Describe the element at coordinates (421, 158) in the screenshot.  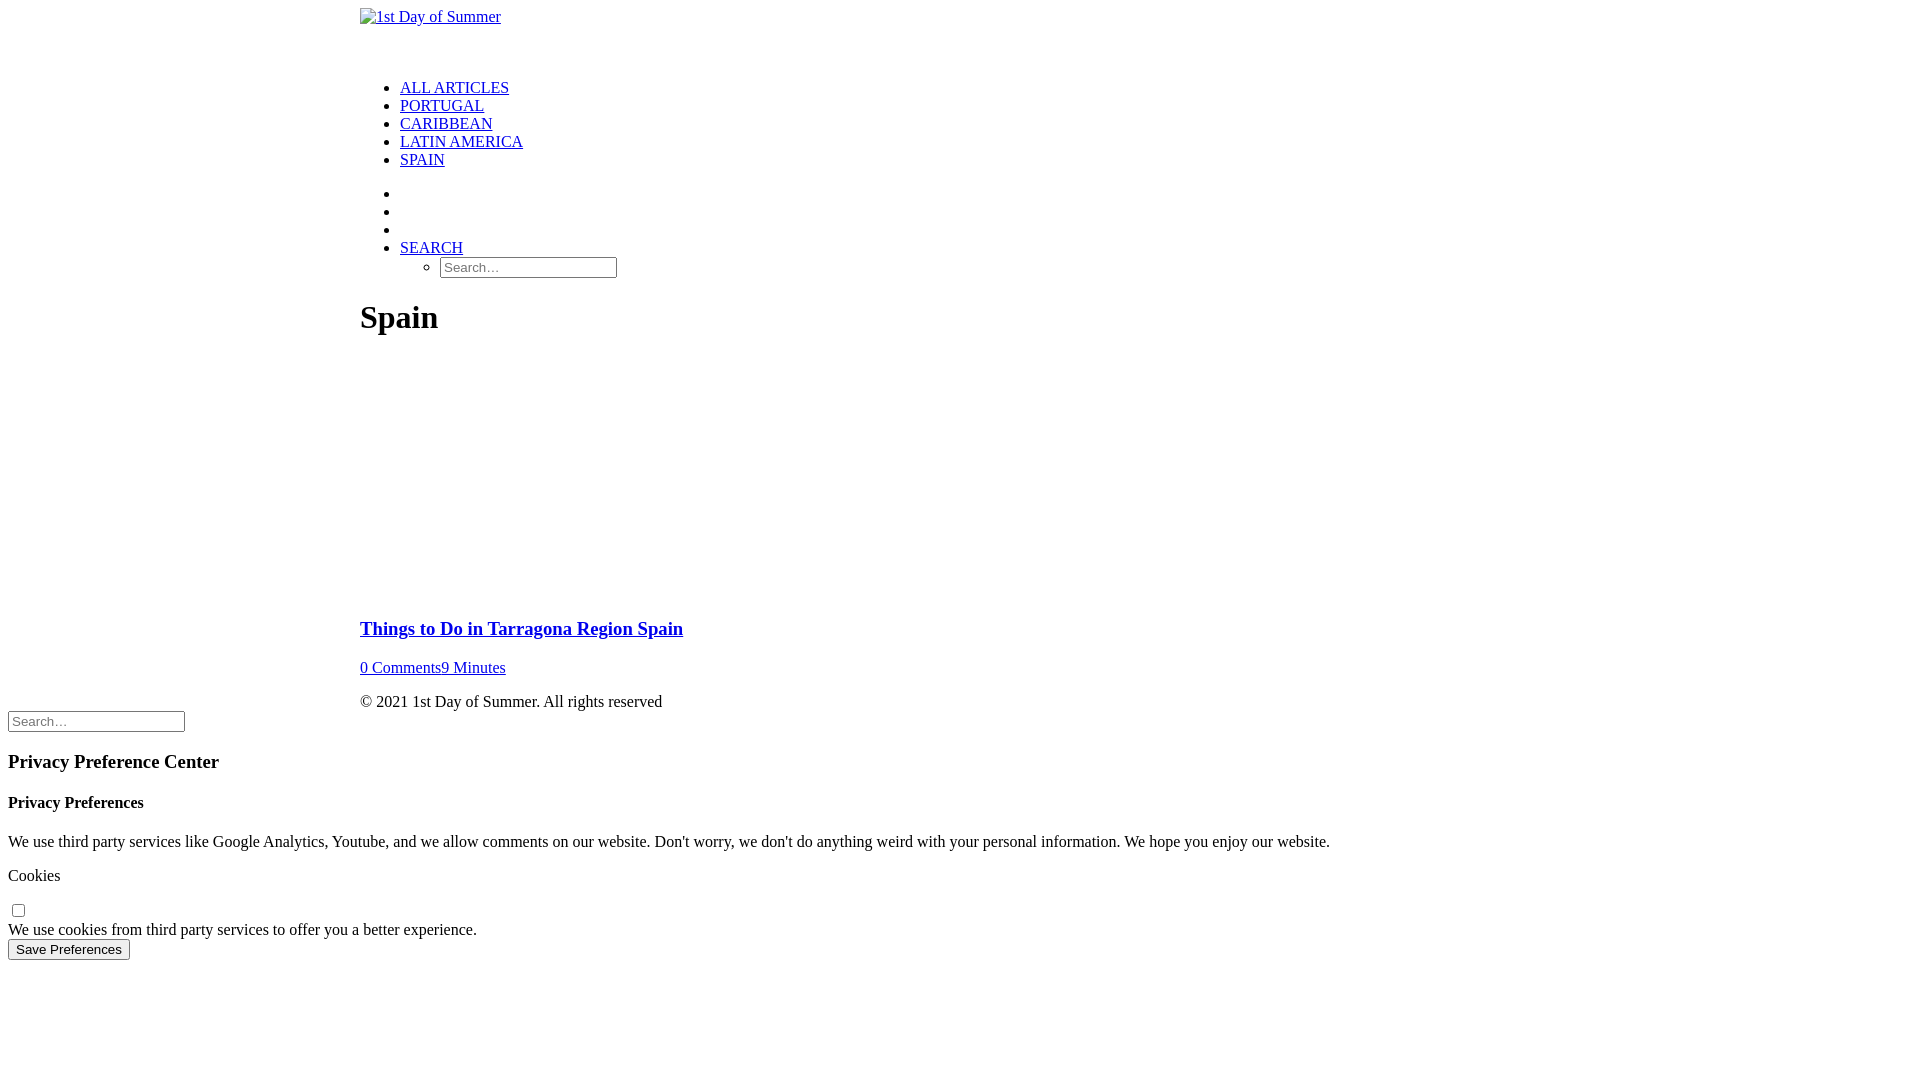
I see `'SPAIN'` at that location.